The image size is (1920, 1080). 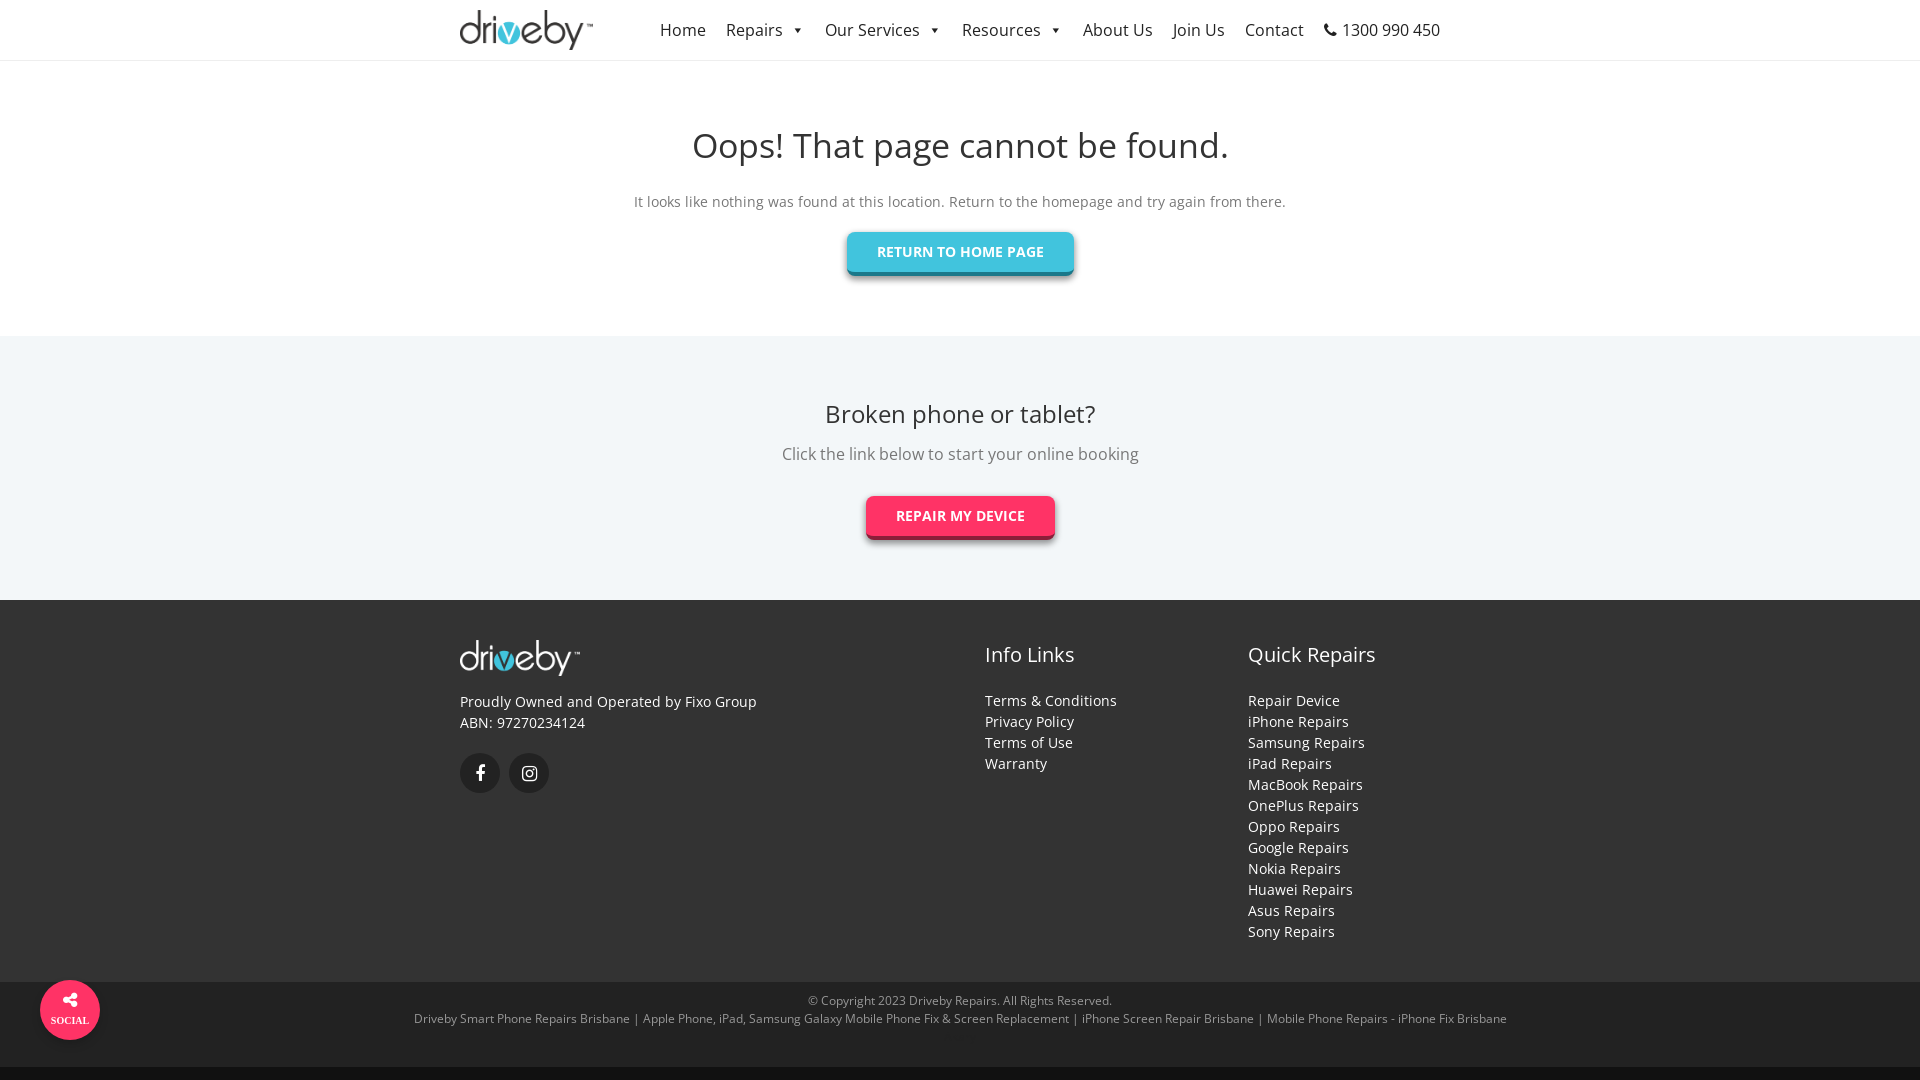 What do you see at coordinates (1291, 931) in the screenshot?
I see `'Sony Repairs'` at bounding box center [1291, 931].